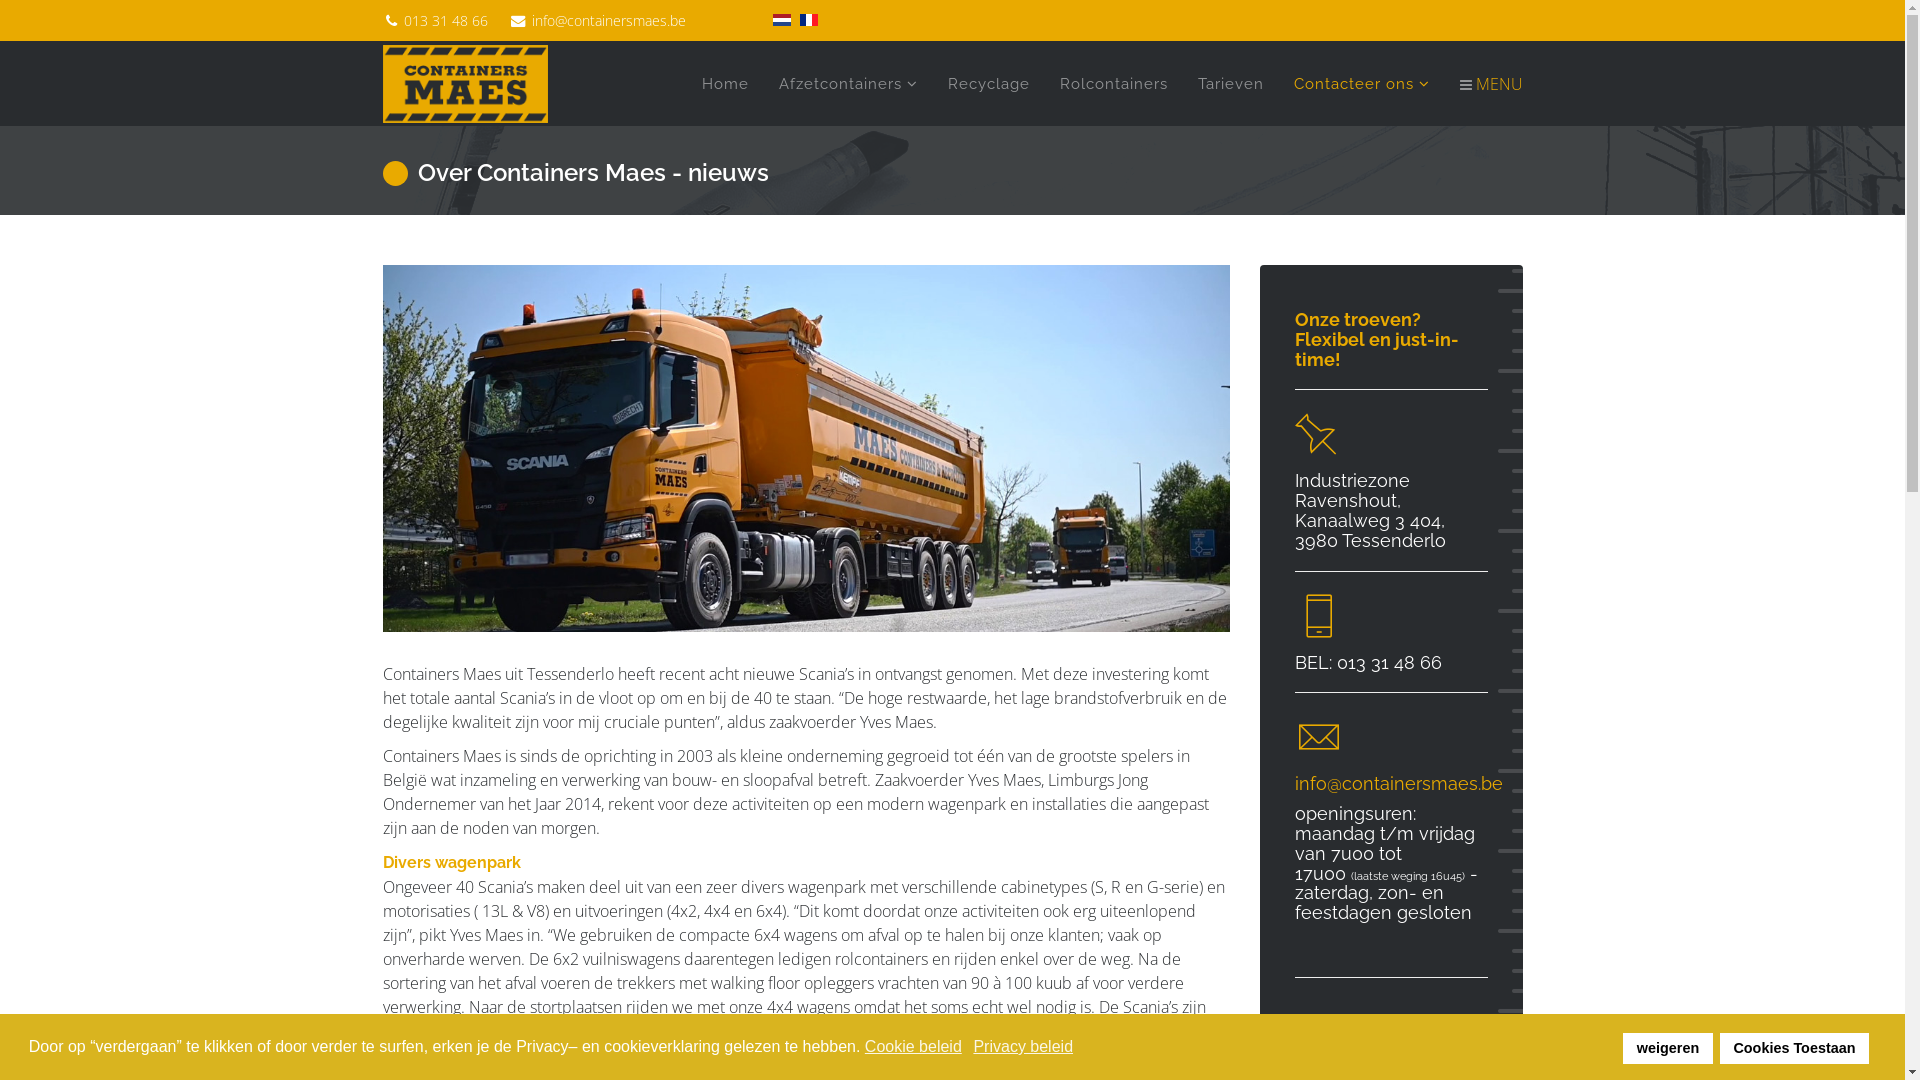  What do you see at coordinates (988, 83) in the screenshot?
I see `'Recyclage'` at bounding box center [988, 83].